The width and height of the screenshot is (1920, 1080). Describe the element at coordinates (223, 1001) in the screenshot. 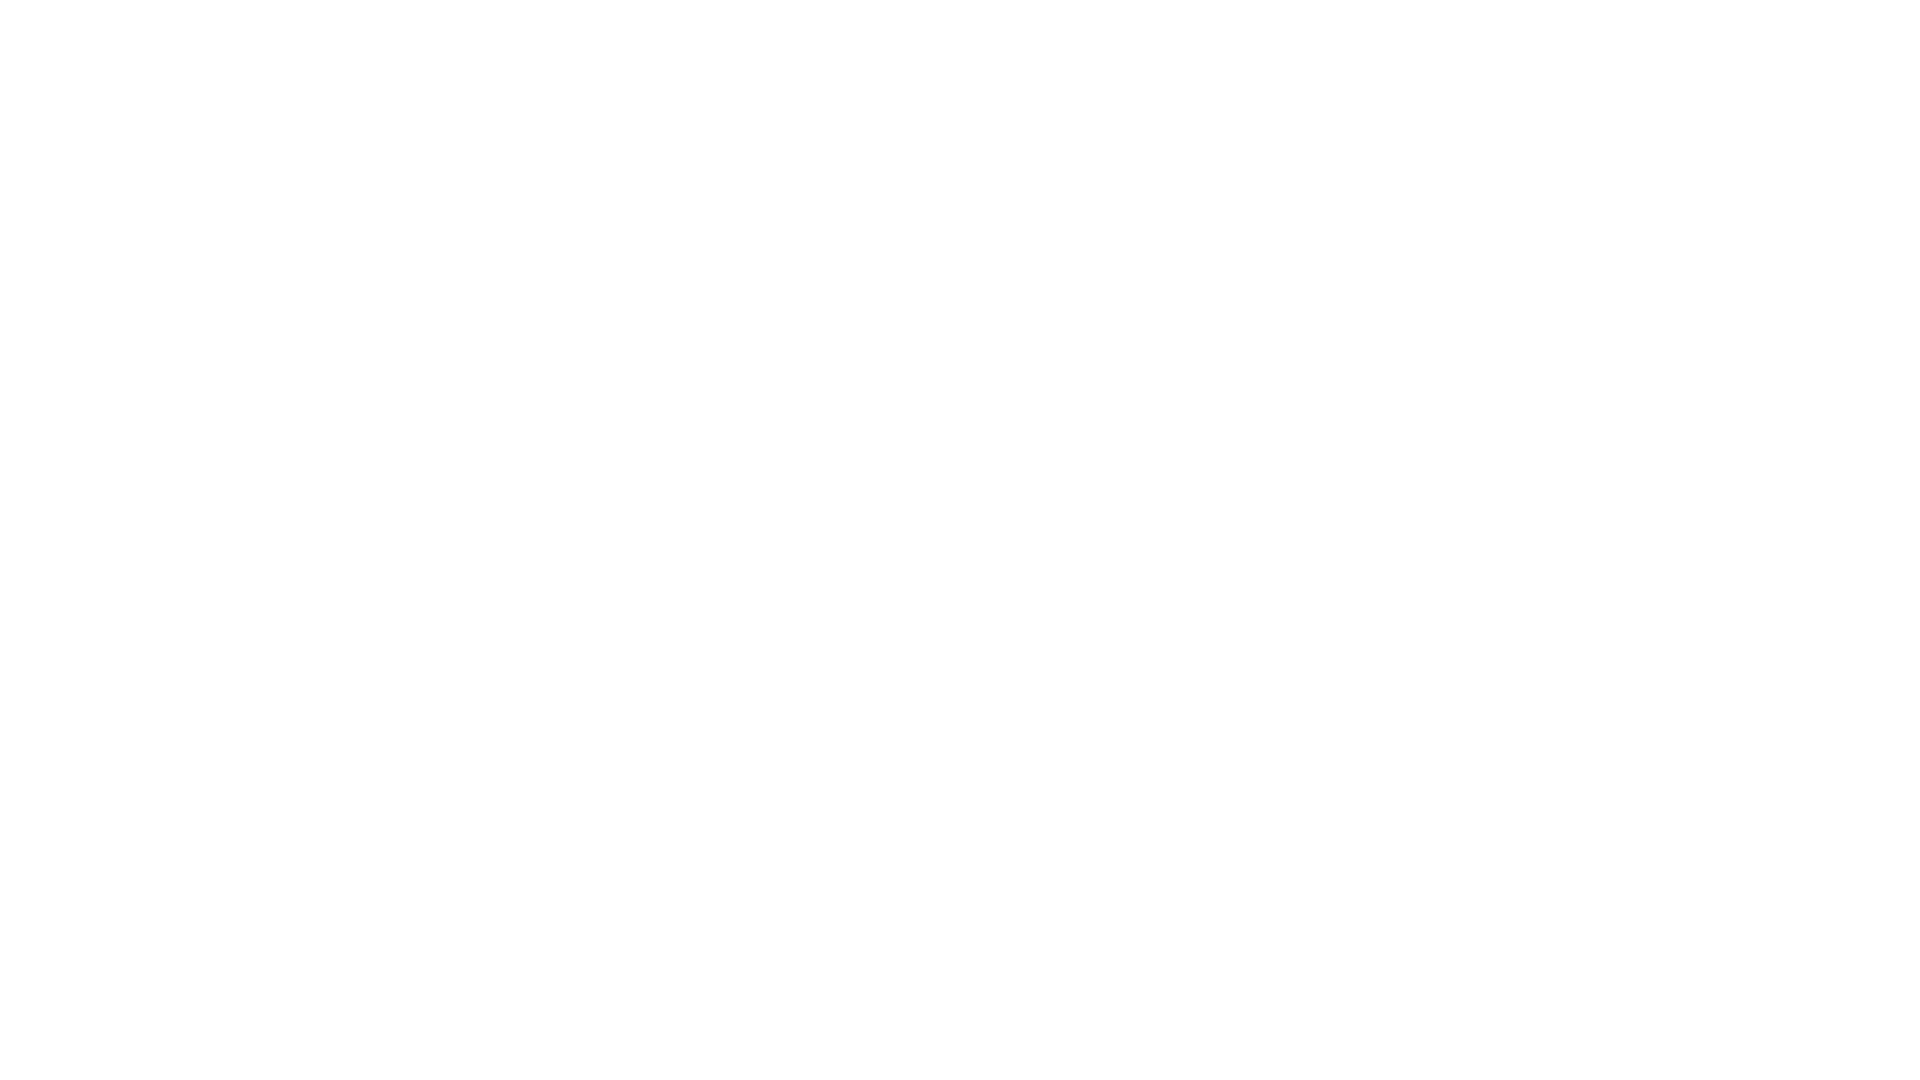

I see `Expand Law` at that location.